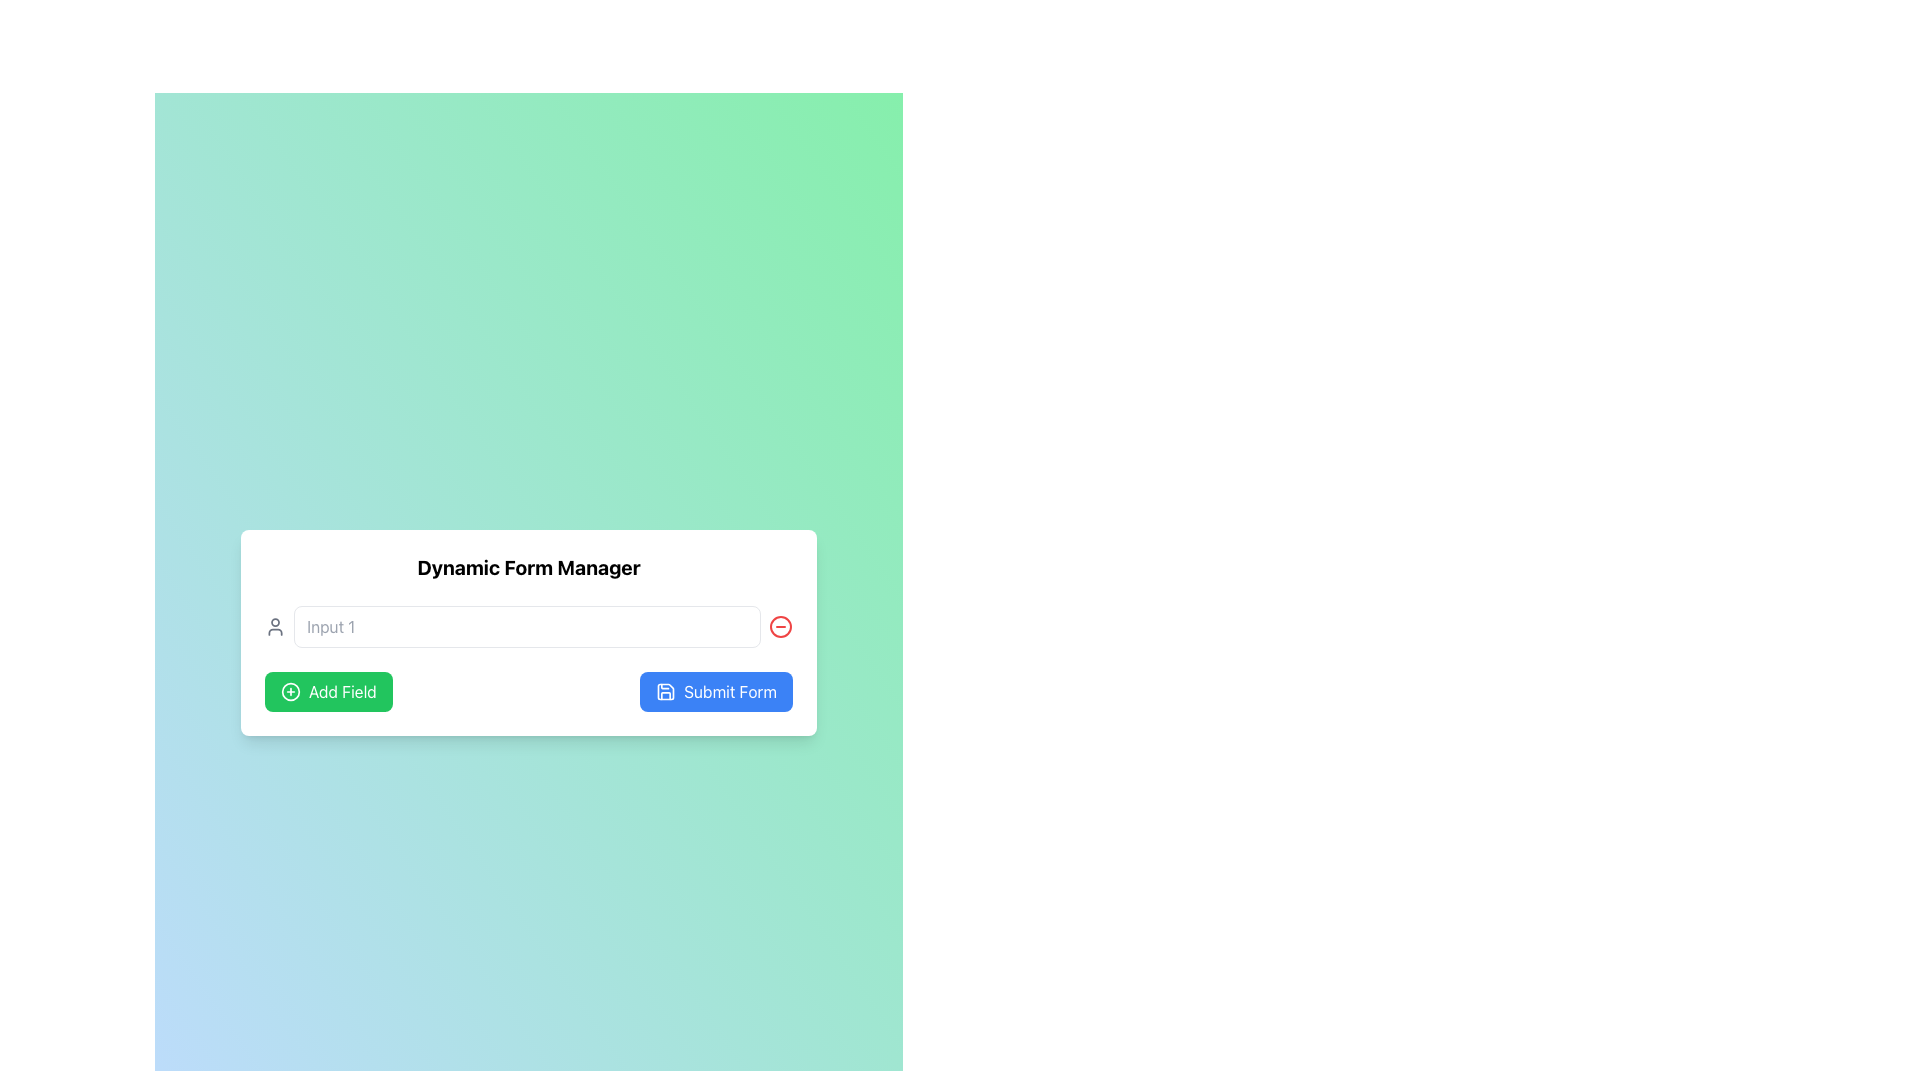 This screenshot has width=1920, height=1080. I want to click on the 'Add Field' button's icon, which is a circular outline with a plus sign, so click(290, 690).